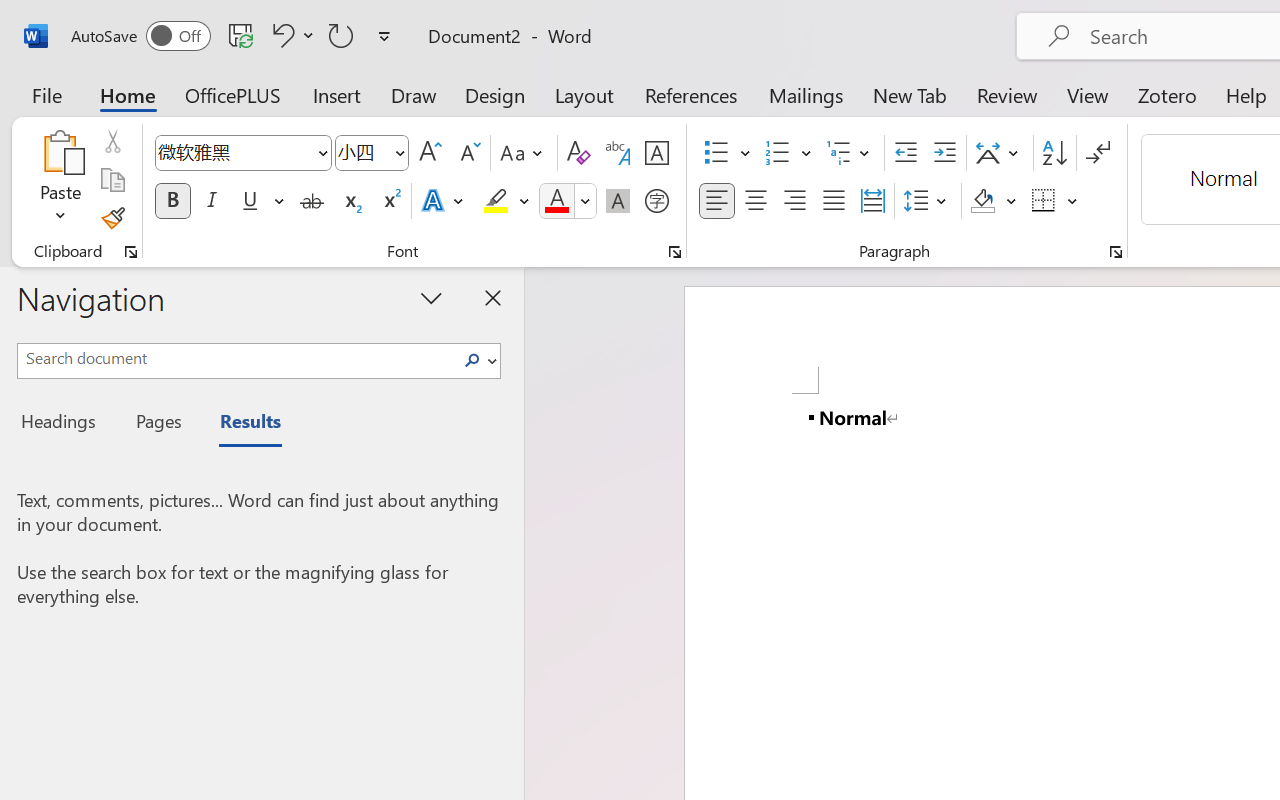 This screenshot has height=800, width=1280. Describe the element at coordinates (788, 153) in the screenshot. I see `'Numbering'` at that location.